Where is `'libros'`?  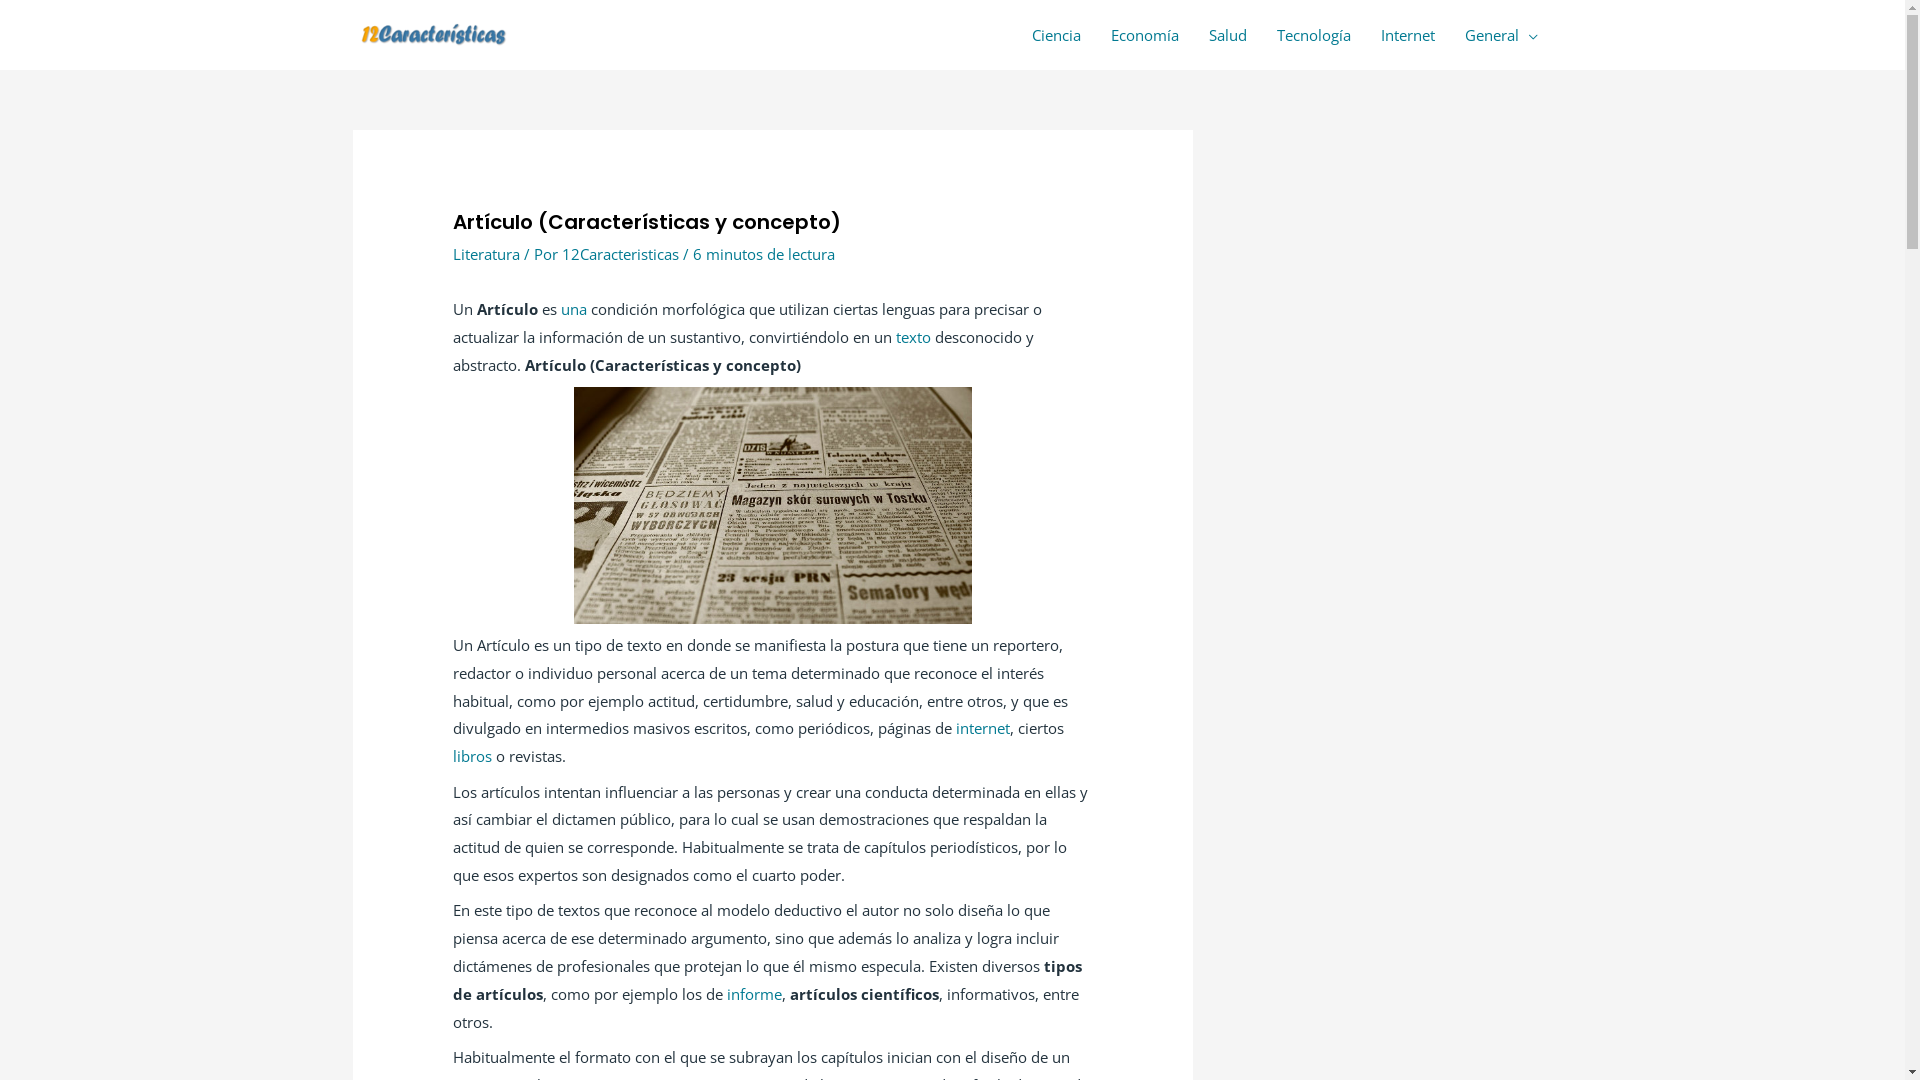 'libros' is located at coordinates (471, 756).